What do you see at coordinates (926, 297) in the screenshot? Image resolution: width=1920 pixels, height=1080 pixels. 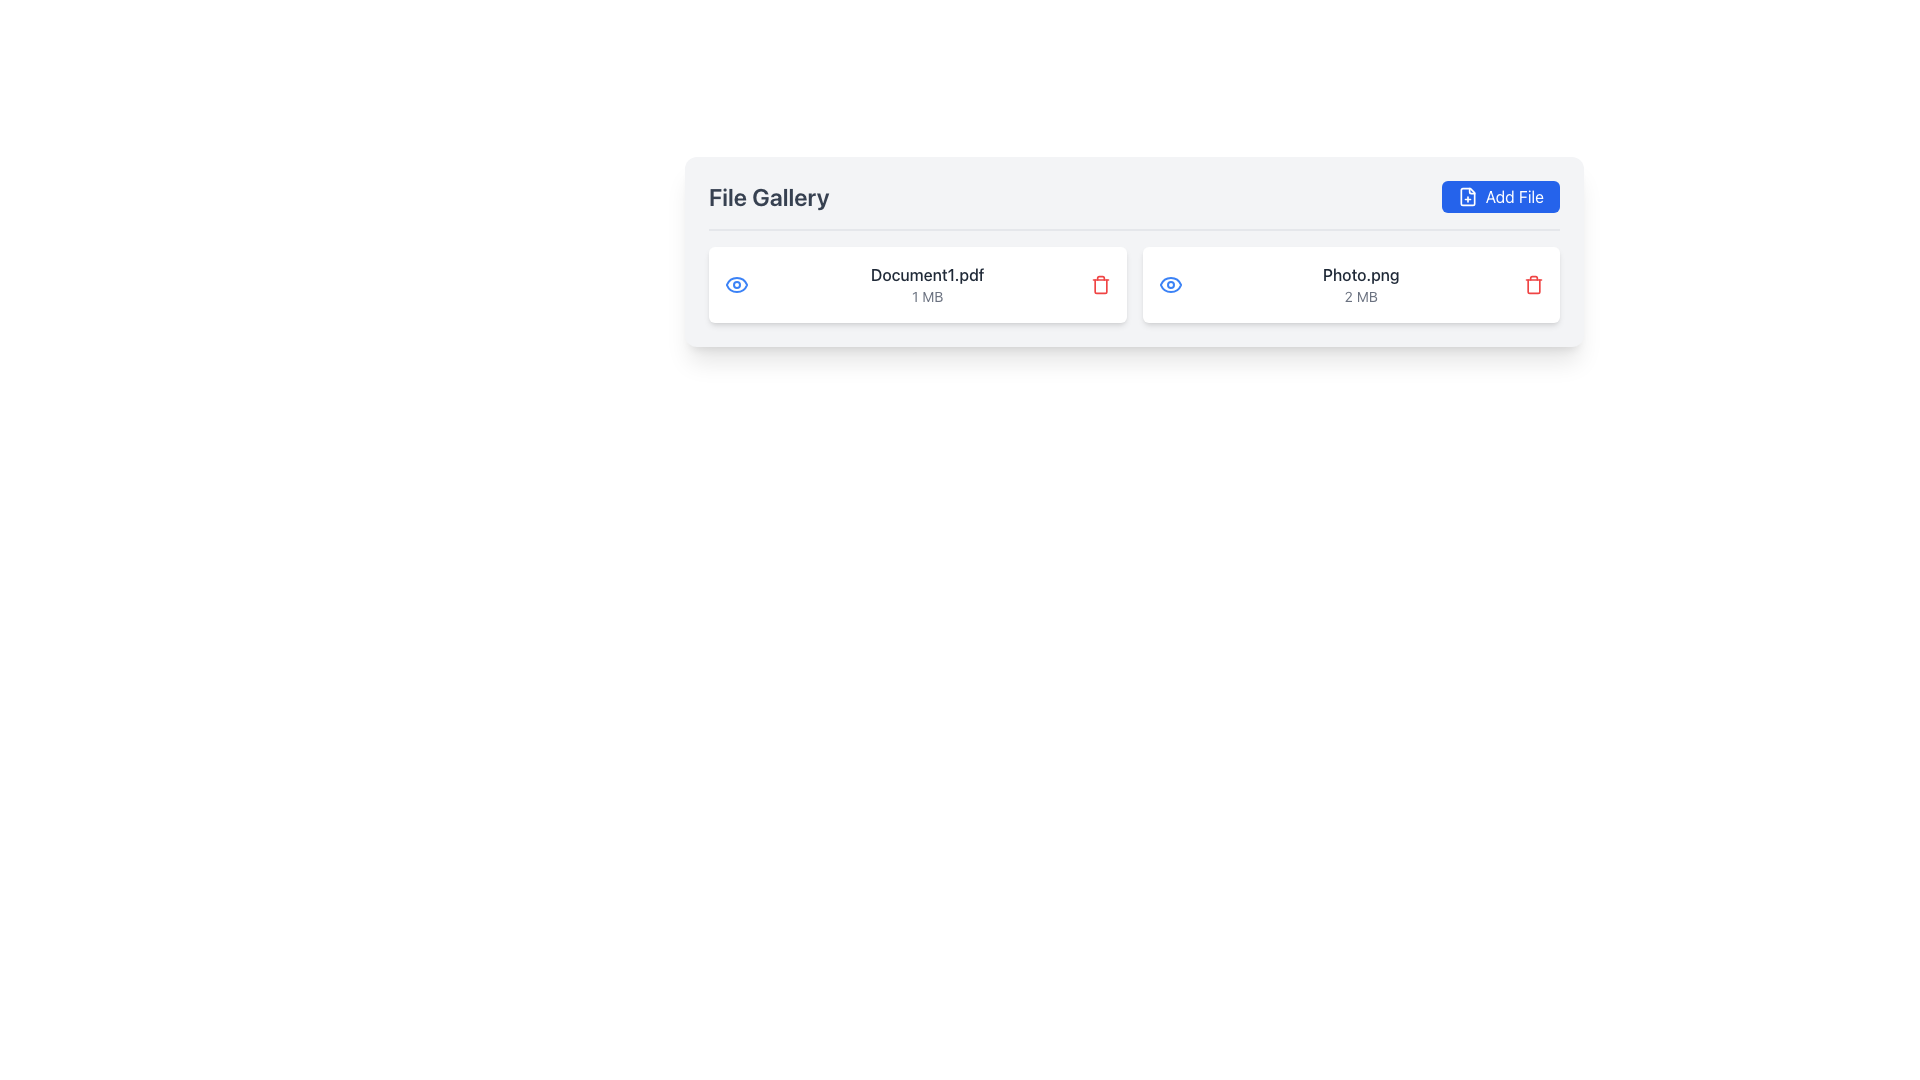 I see `the Text Label indicating the file size of 'Document1.pdf', which is located directly beneath the file name in the left panel of the File Gallery section` at bounding box center [926, 297].